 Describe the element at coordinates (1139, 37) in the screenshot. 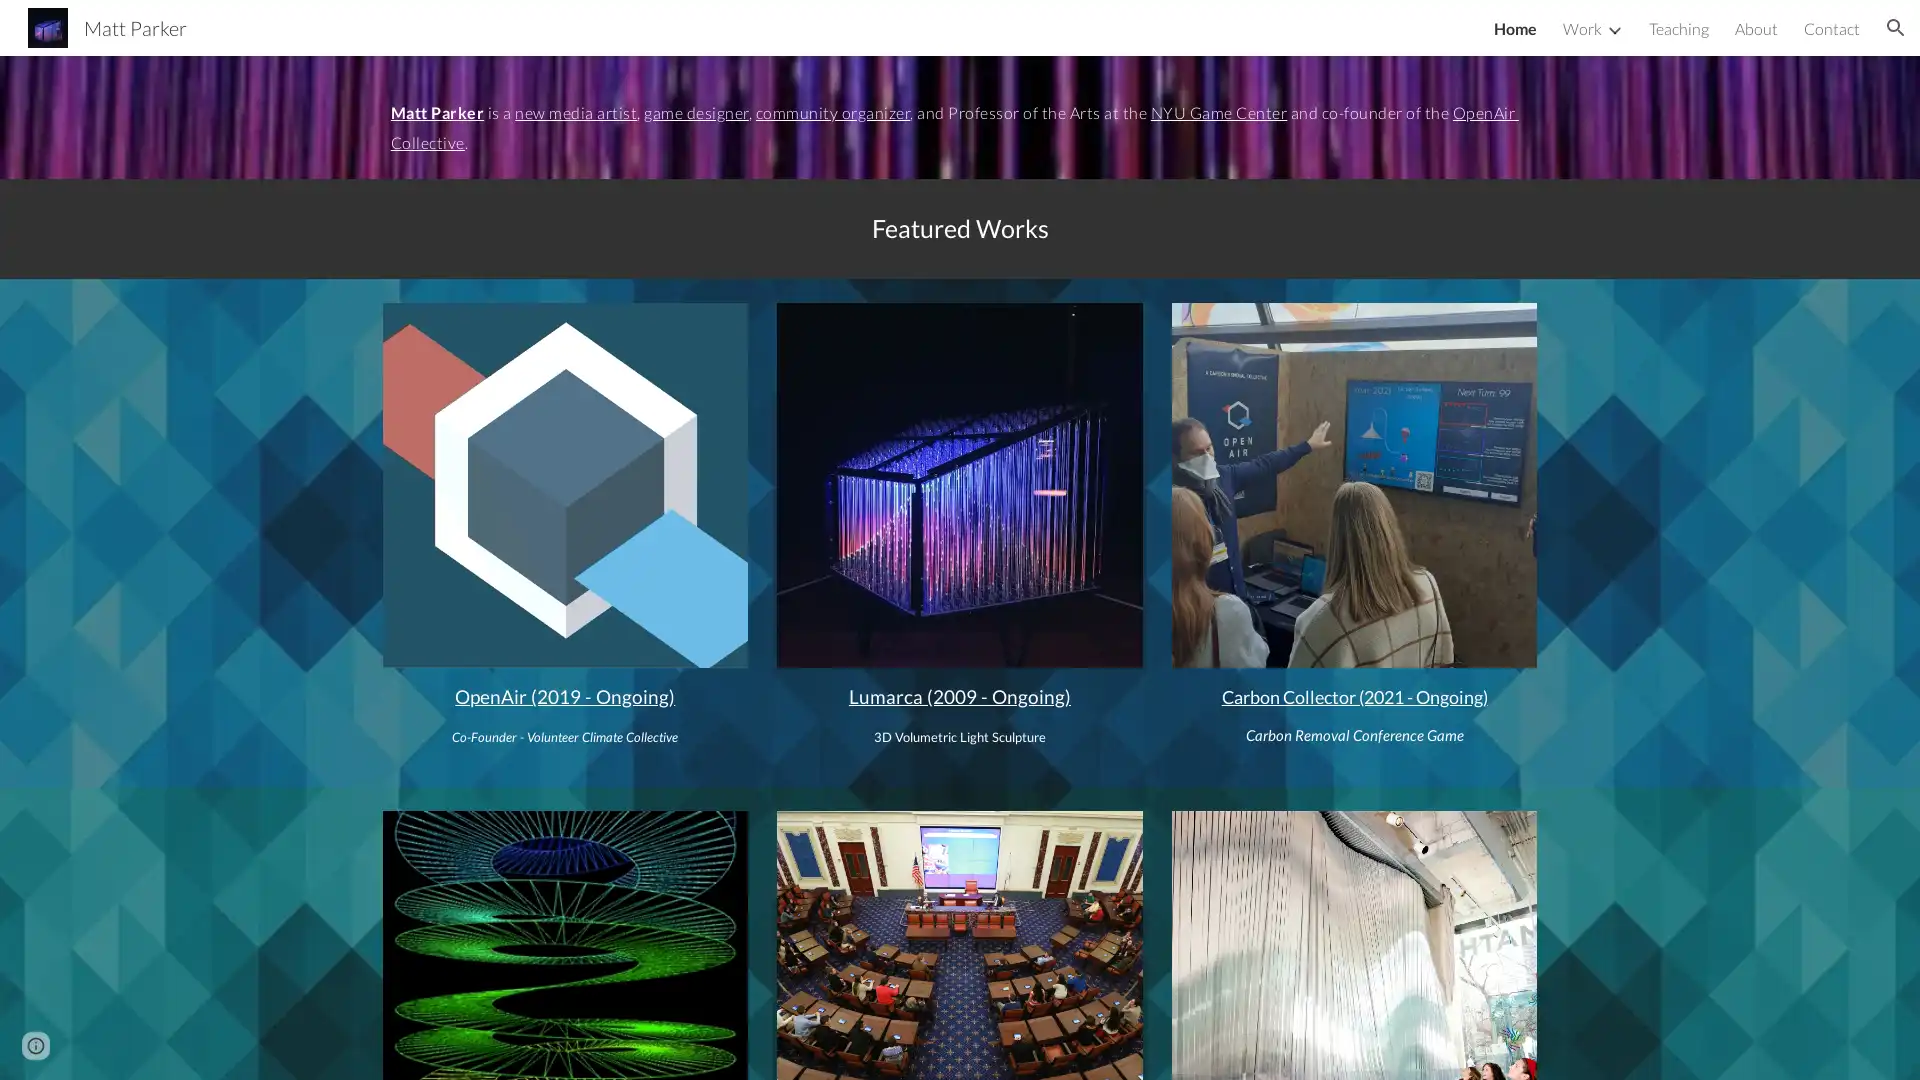

I see `Skip to navigation` at that location.